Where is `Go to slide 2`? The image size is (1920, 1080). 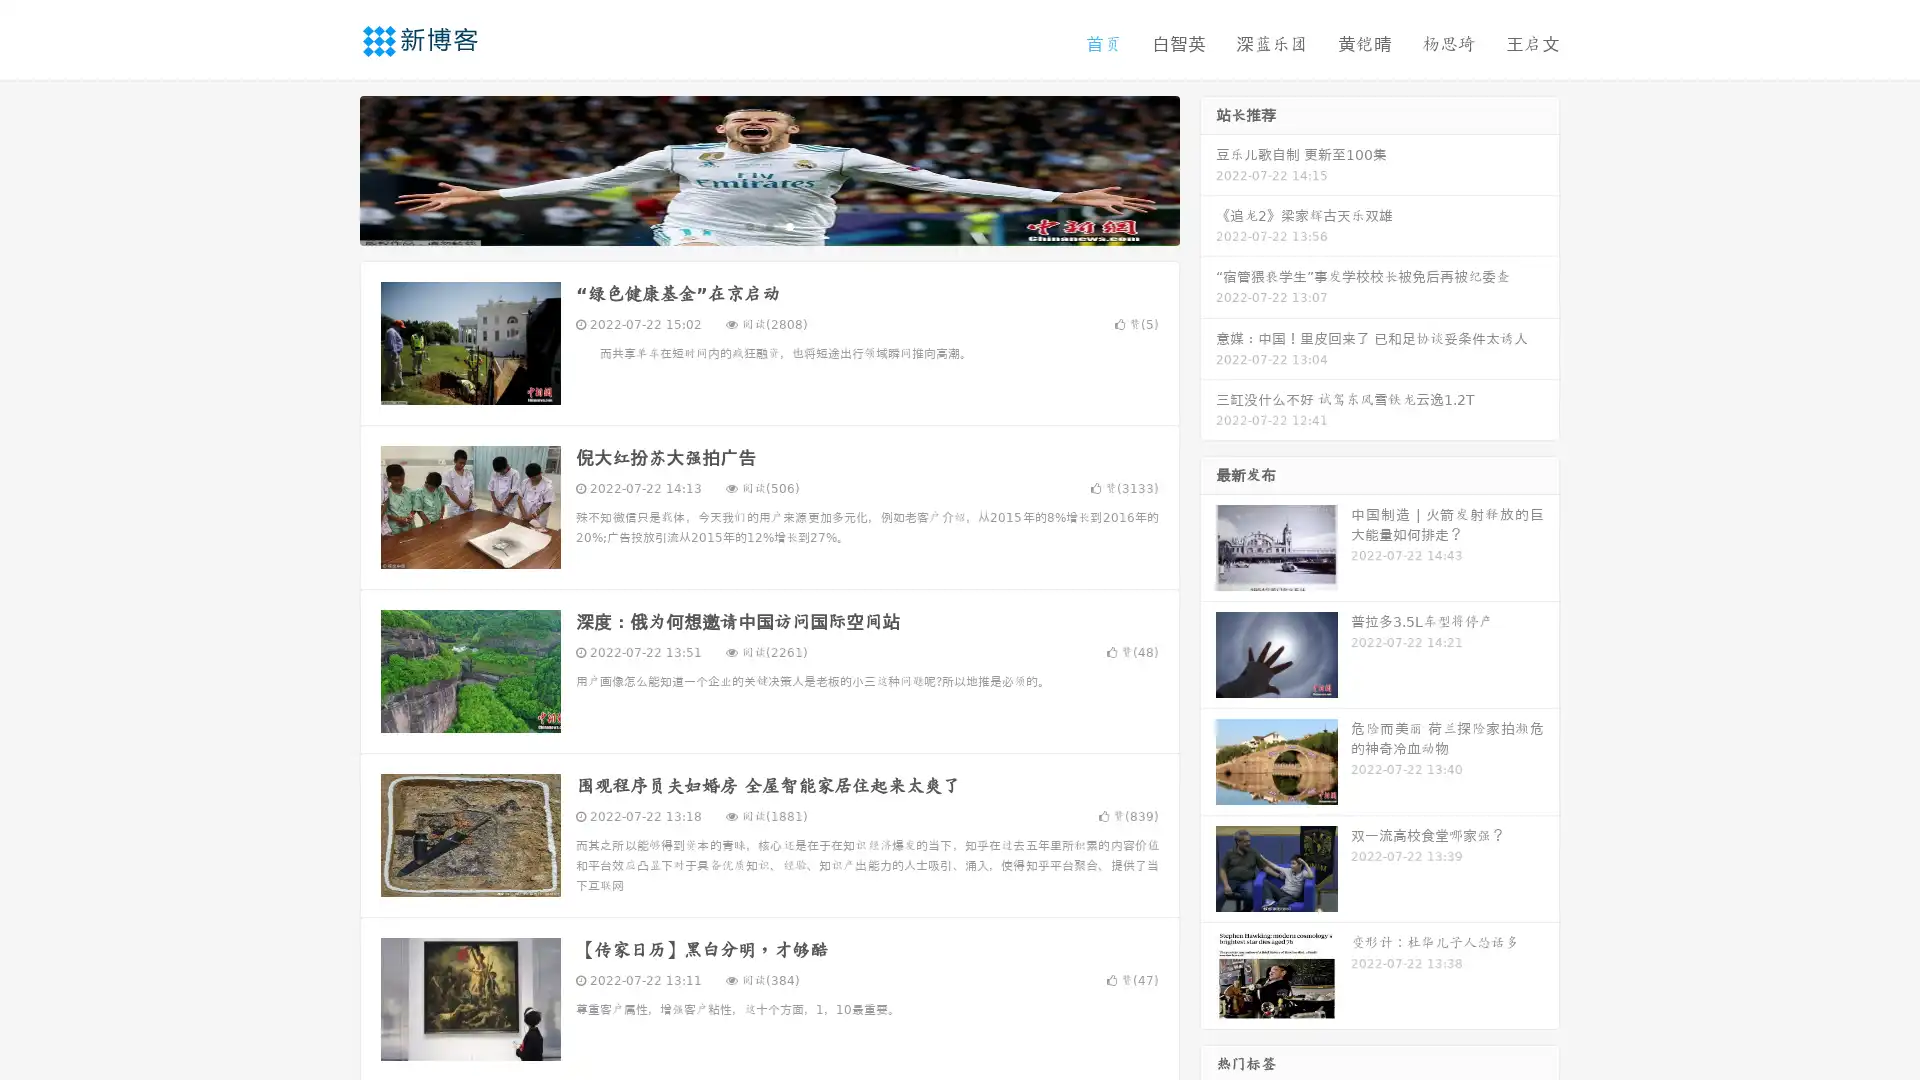 Go to slide 2 is located at coordinates (768, 225).